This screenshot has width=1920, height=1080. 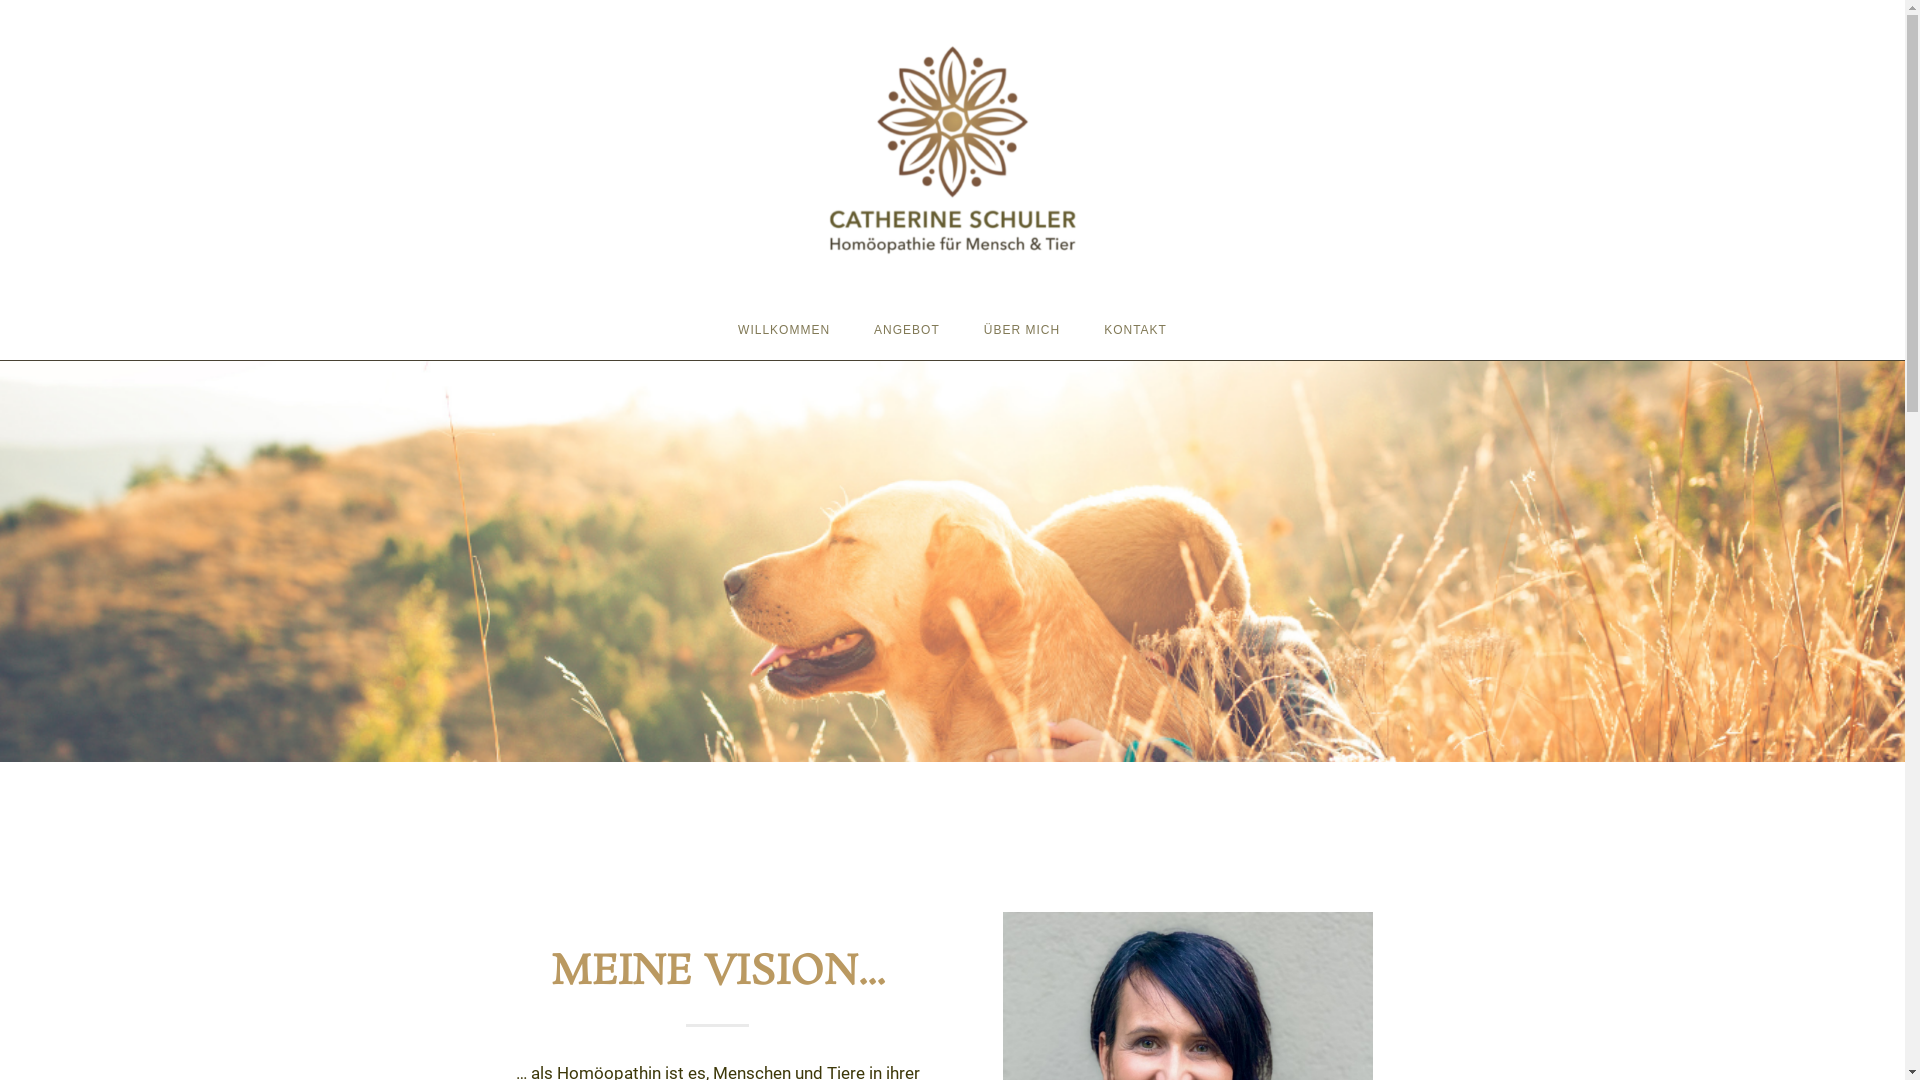 I want to click on 'ANGEBOT', so click(x=906, y=329).